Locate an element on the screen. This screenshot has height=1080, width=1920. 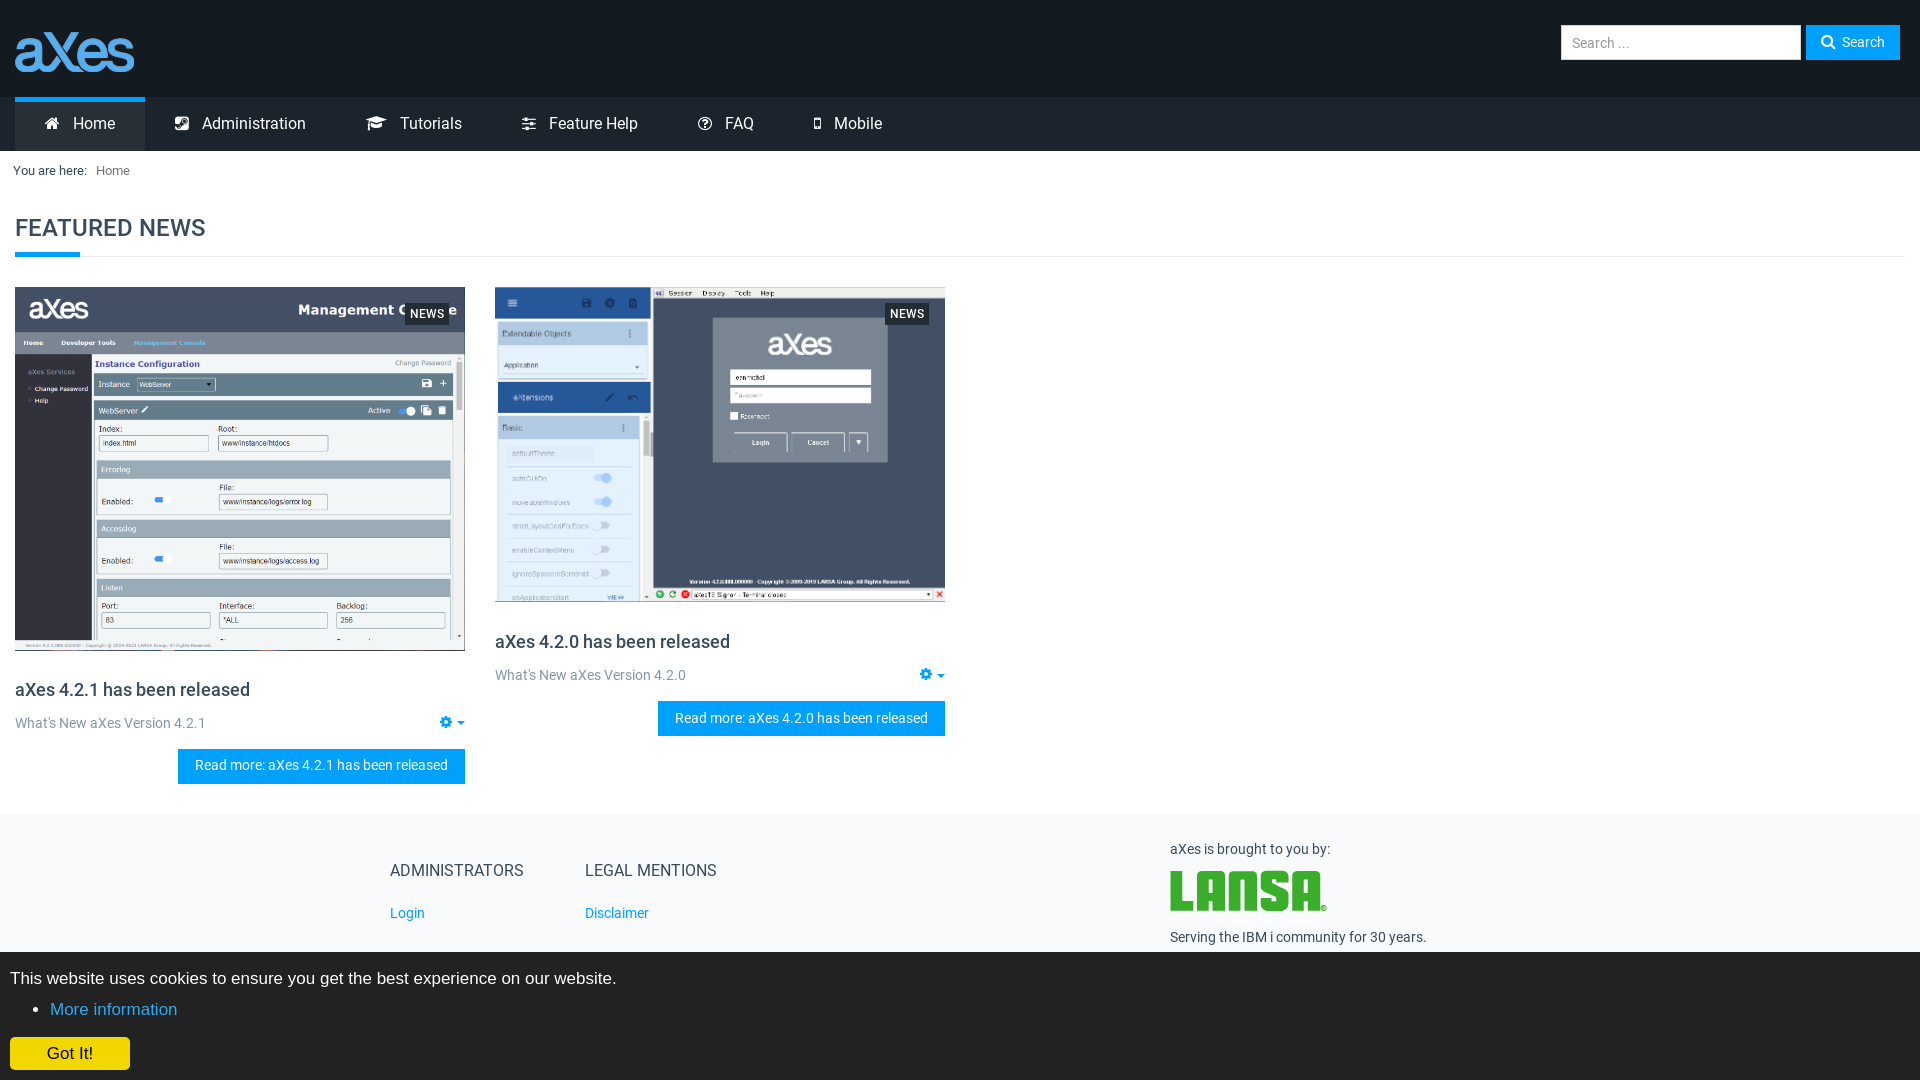
'FAQ' is located at coordinates (667, 123).